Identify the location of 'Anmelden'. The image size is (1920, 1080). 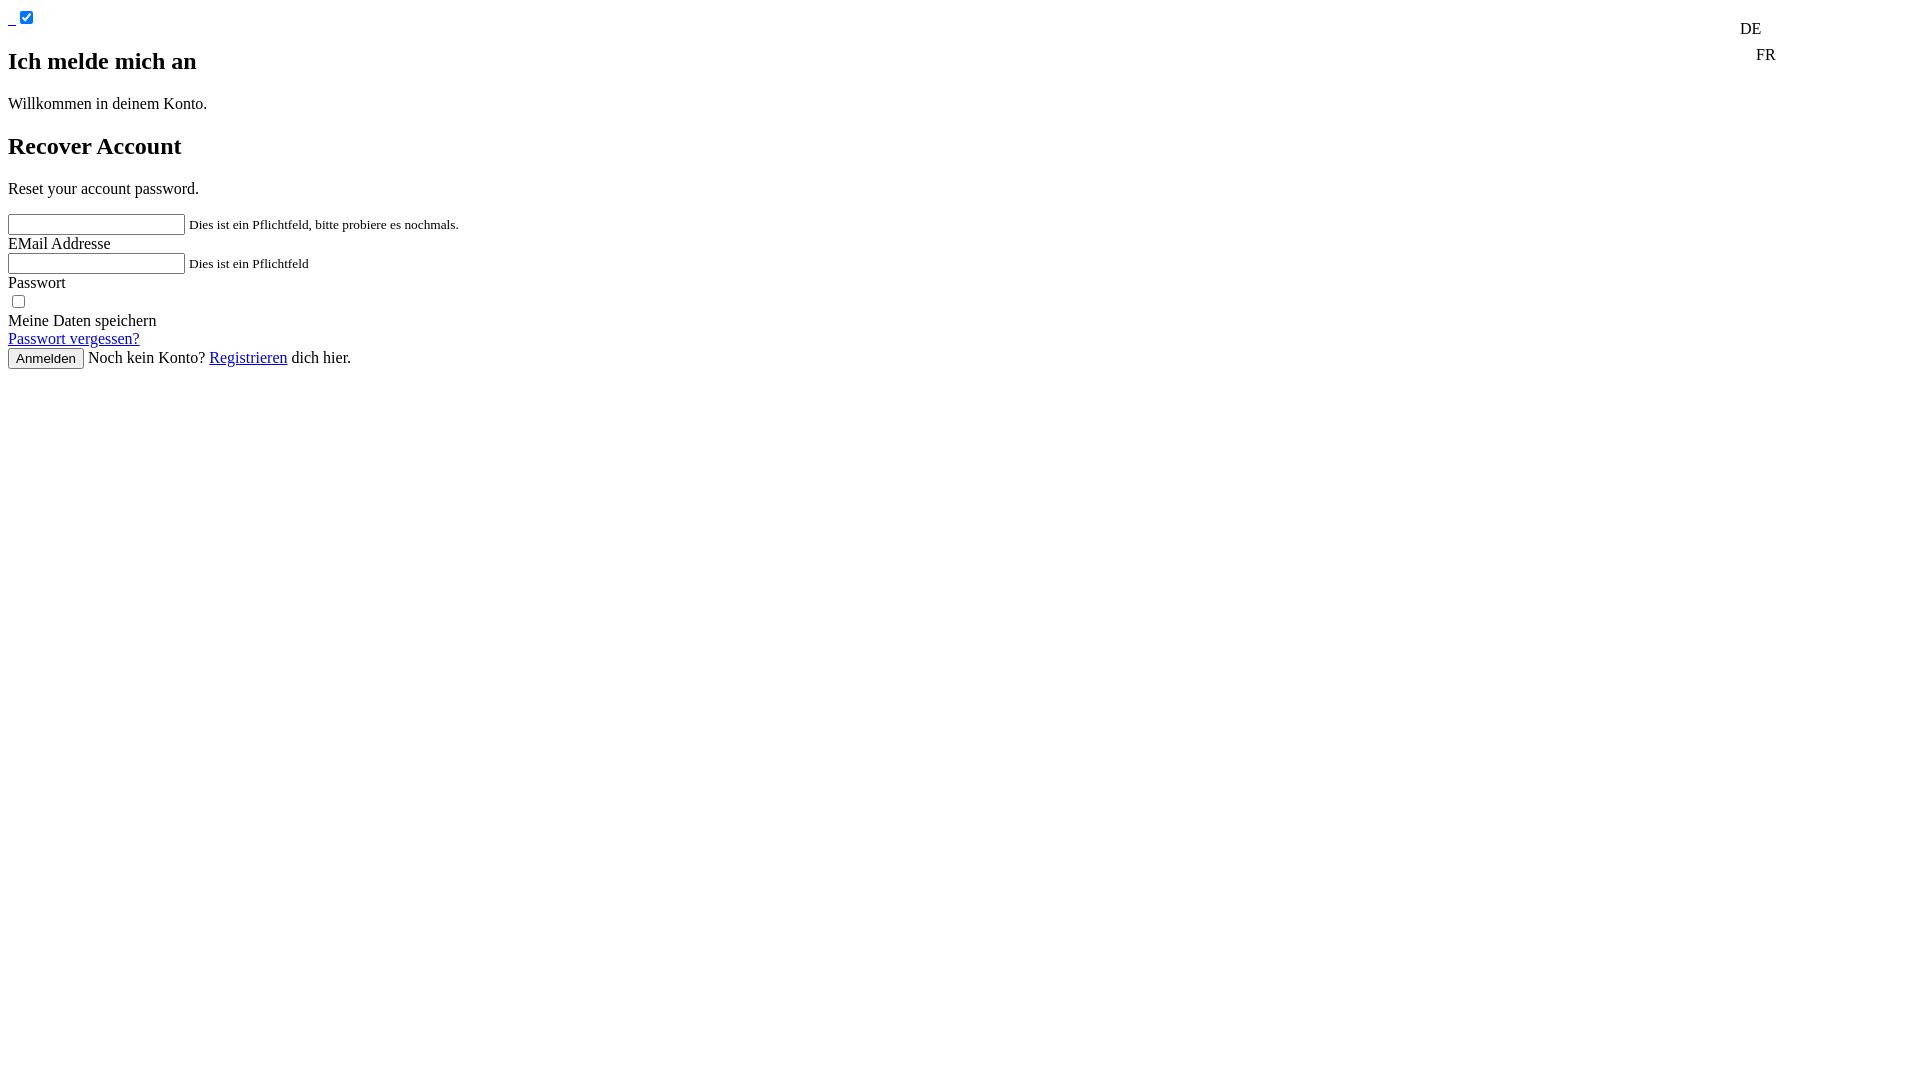
(8, 357).